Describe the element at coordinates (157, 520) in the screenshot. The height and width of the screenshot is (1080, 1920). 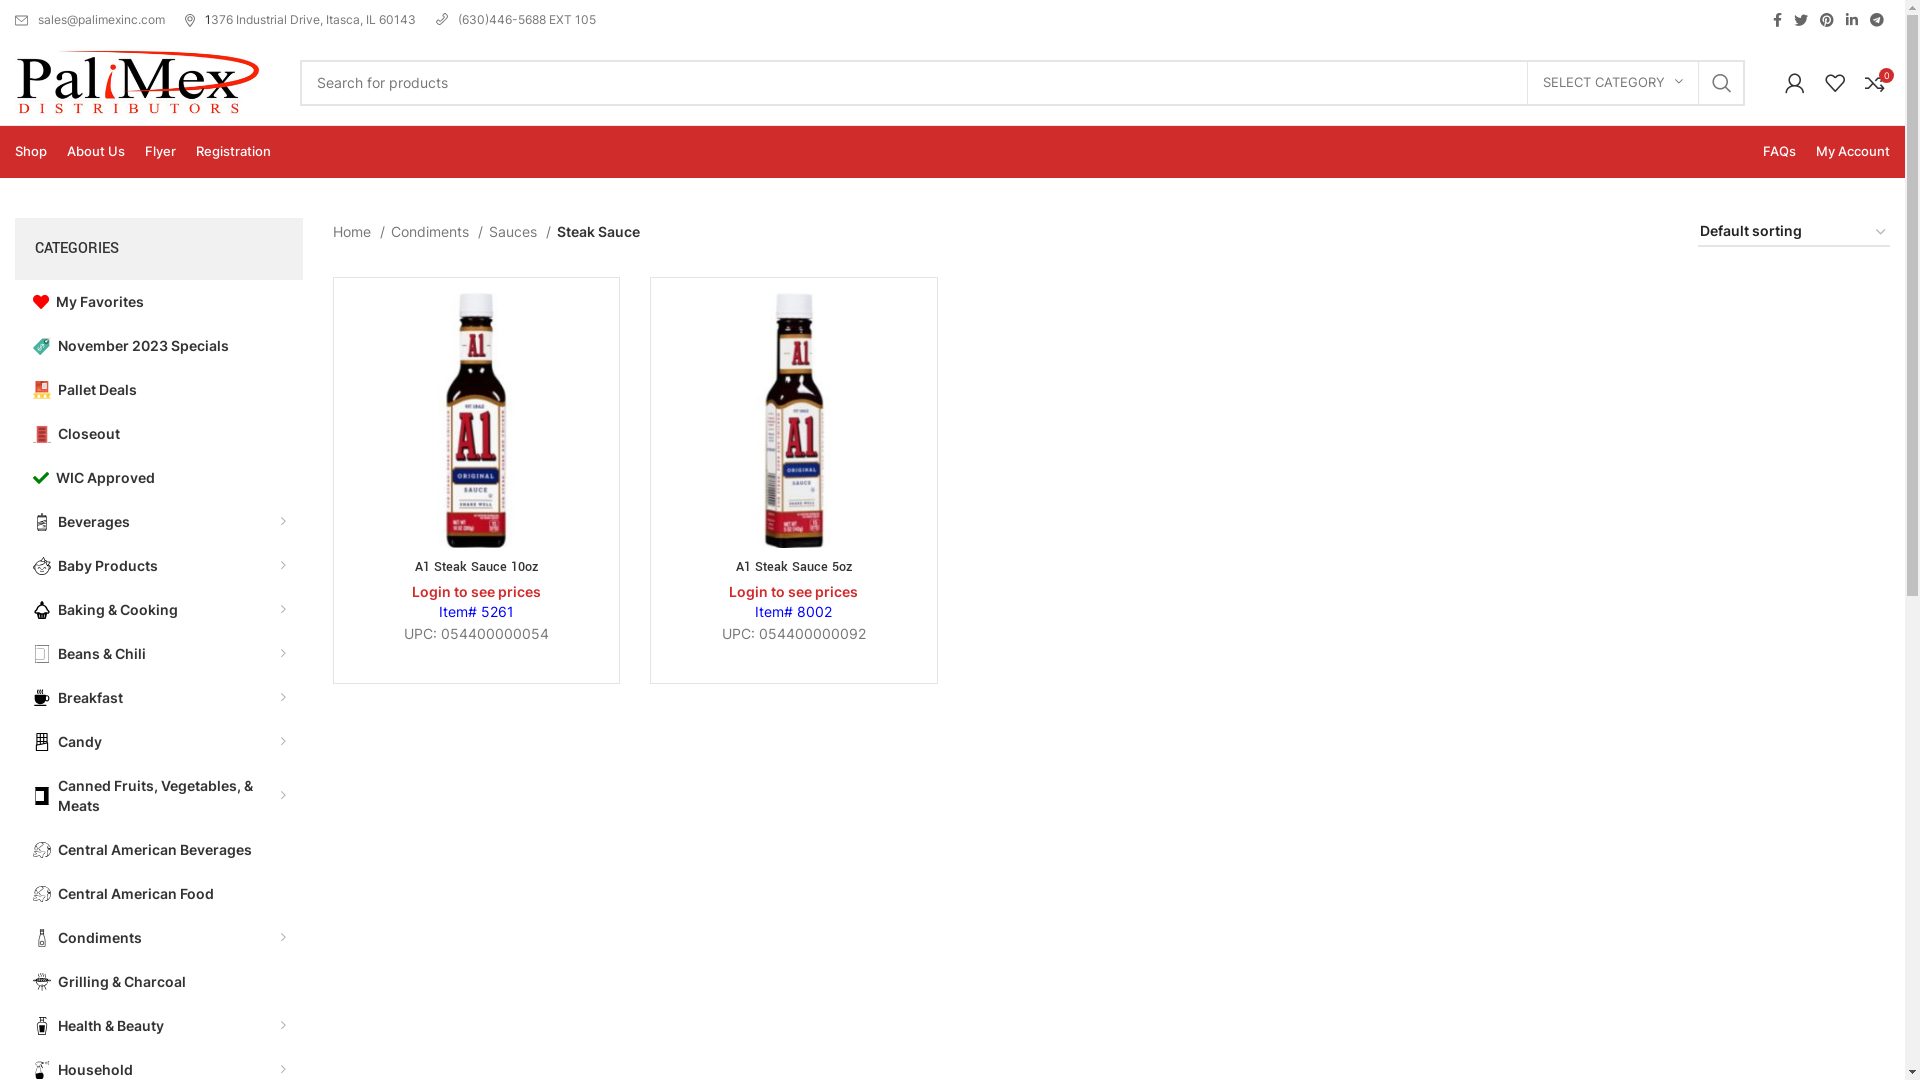
I see `'Beverages'` at that location.